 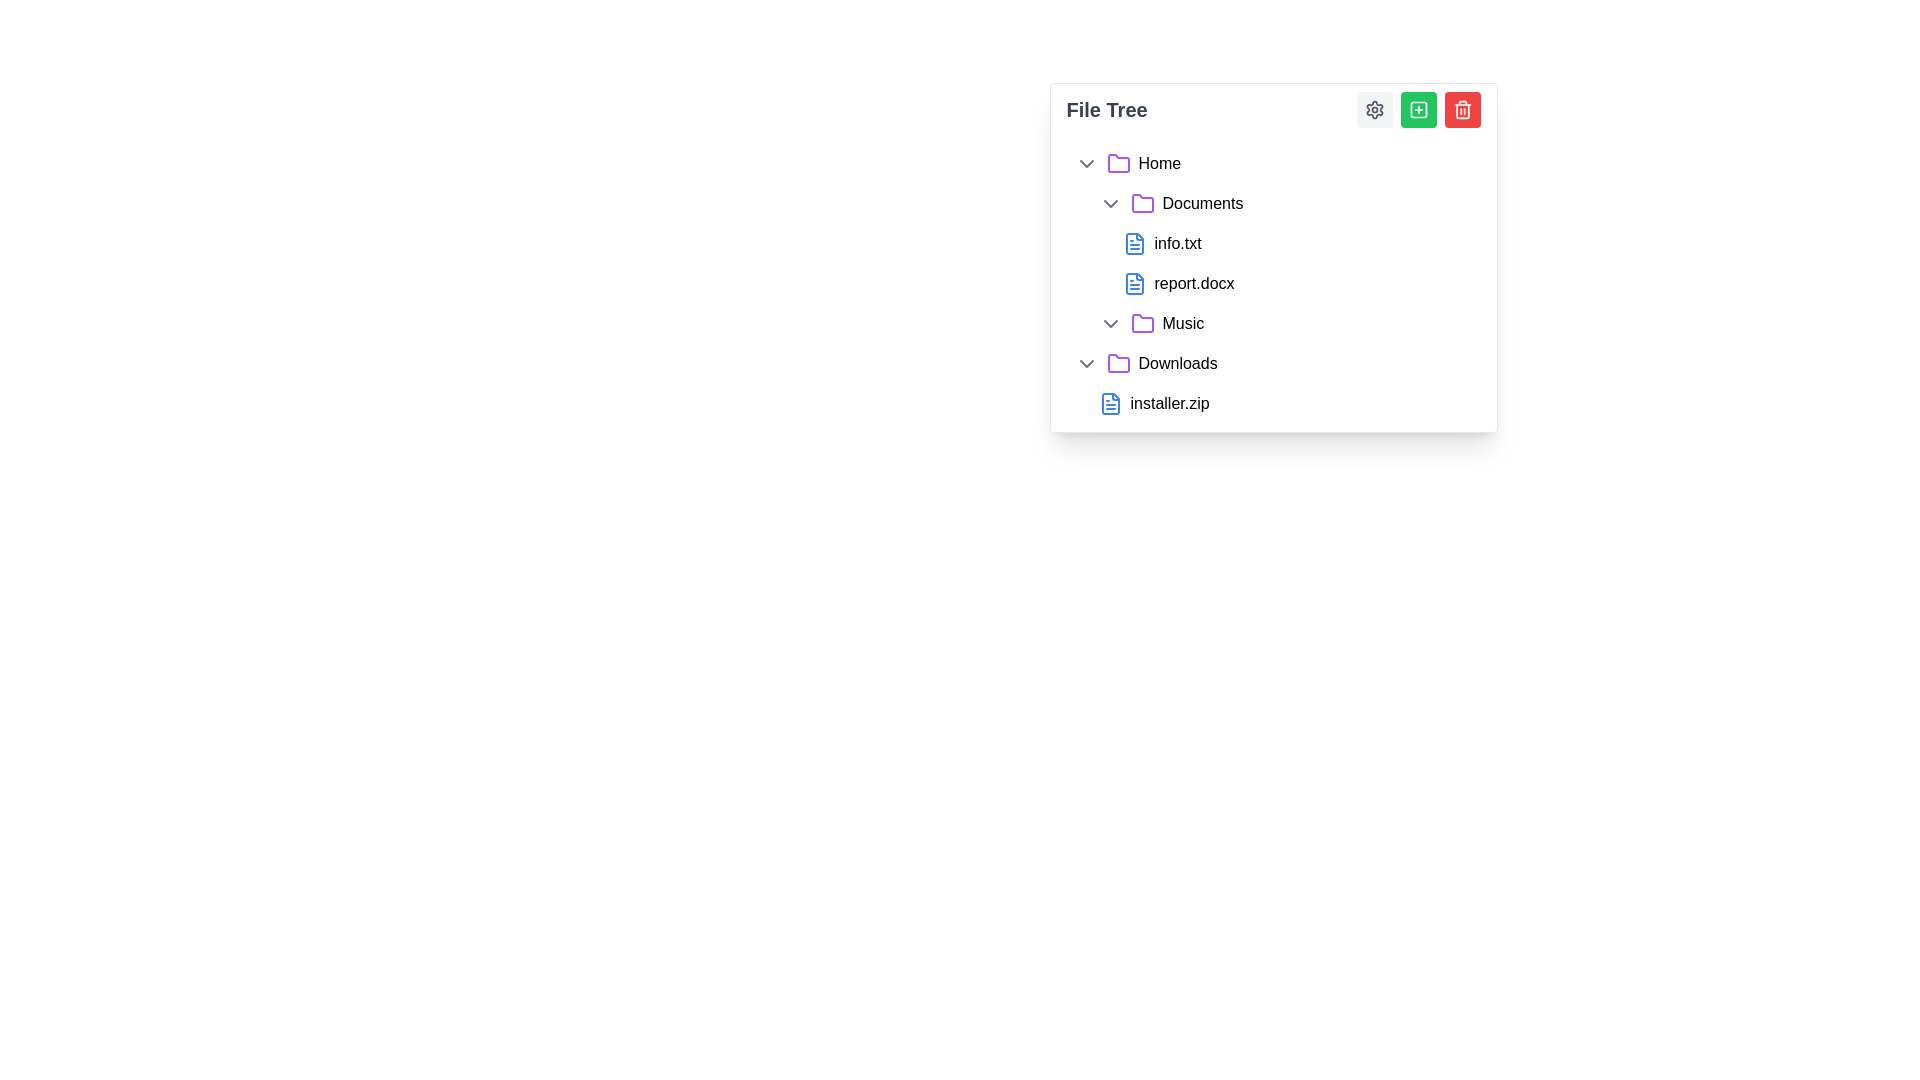 What do you see at coordinates (1297, 242) in the screenshot?
I see `the file node labeled 'info.txt'` at bounding box center [1297, 242].